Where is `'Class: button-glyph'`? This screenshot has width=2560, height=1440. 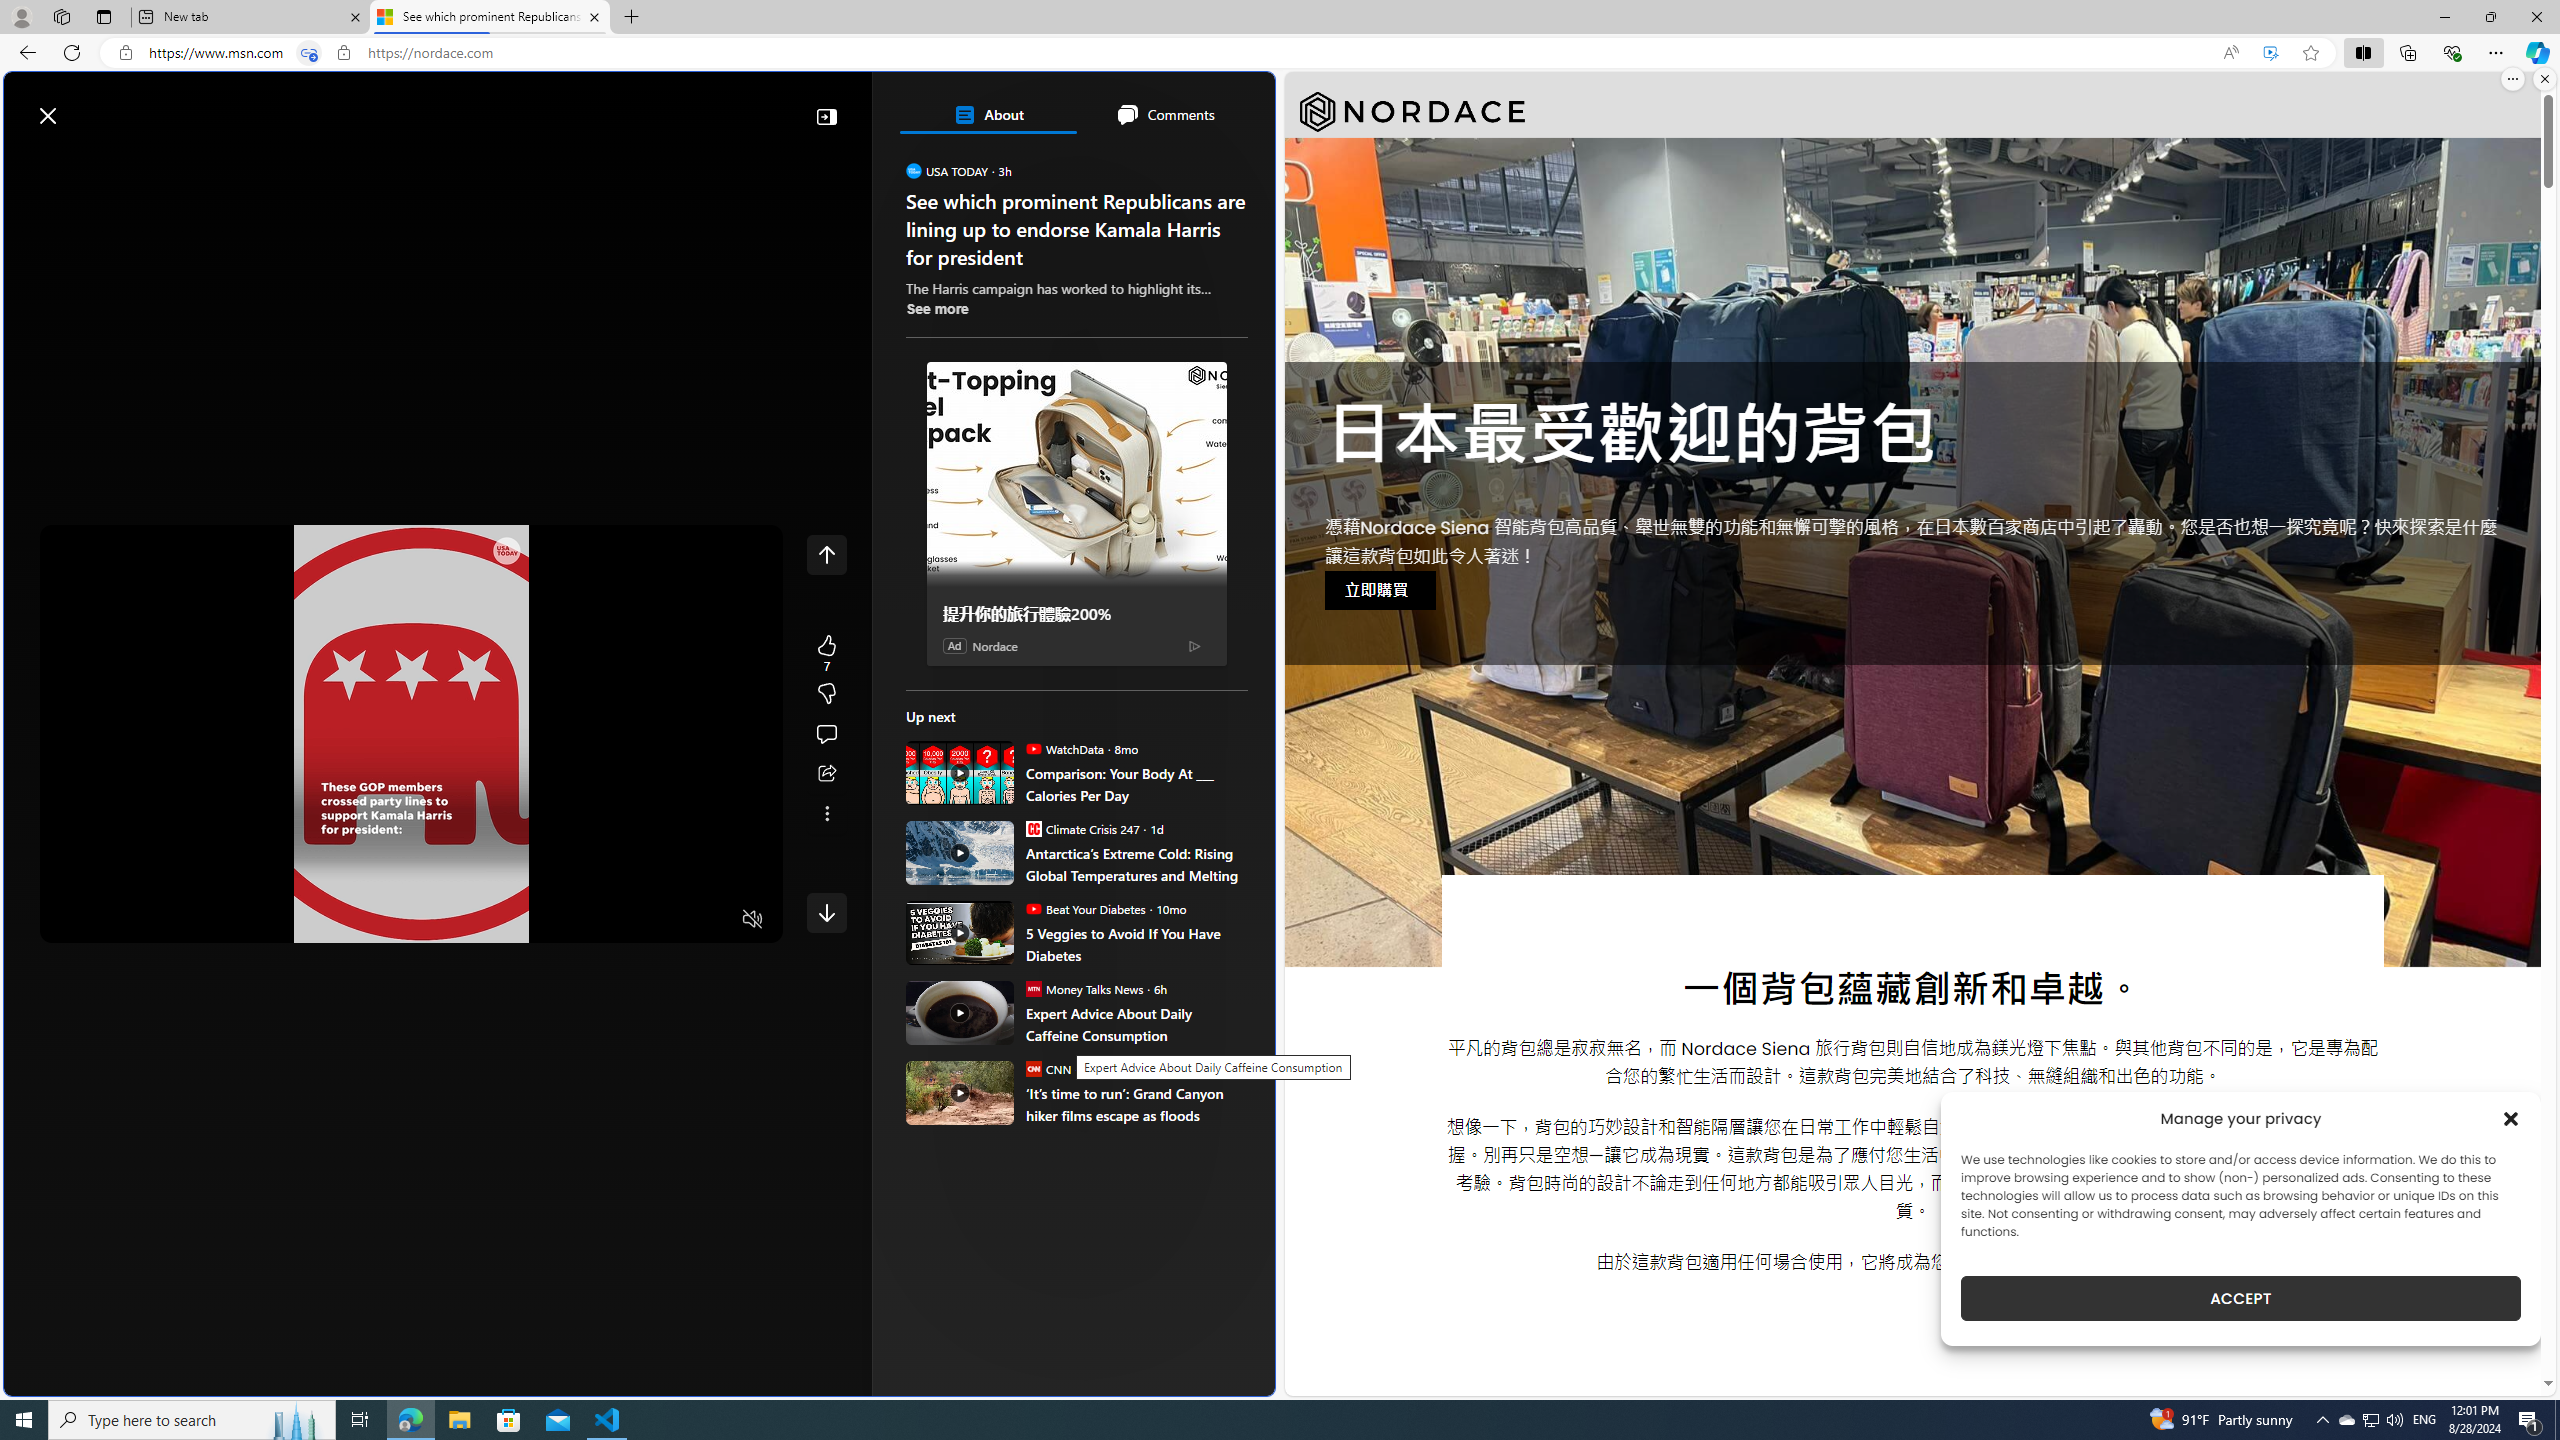 'Class: button-glyph' is located at coordinates (28, 162).